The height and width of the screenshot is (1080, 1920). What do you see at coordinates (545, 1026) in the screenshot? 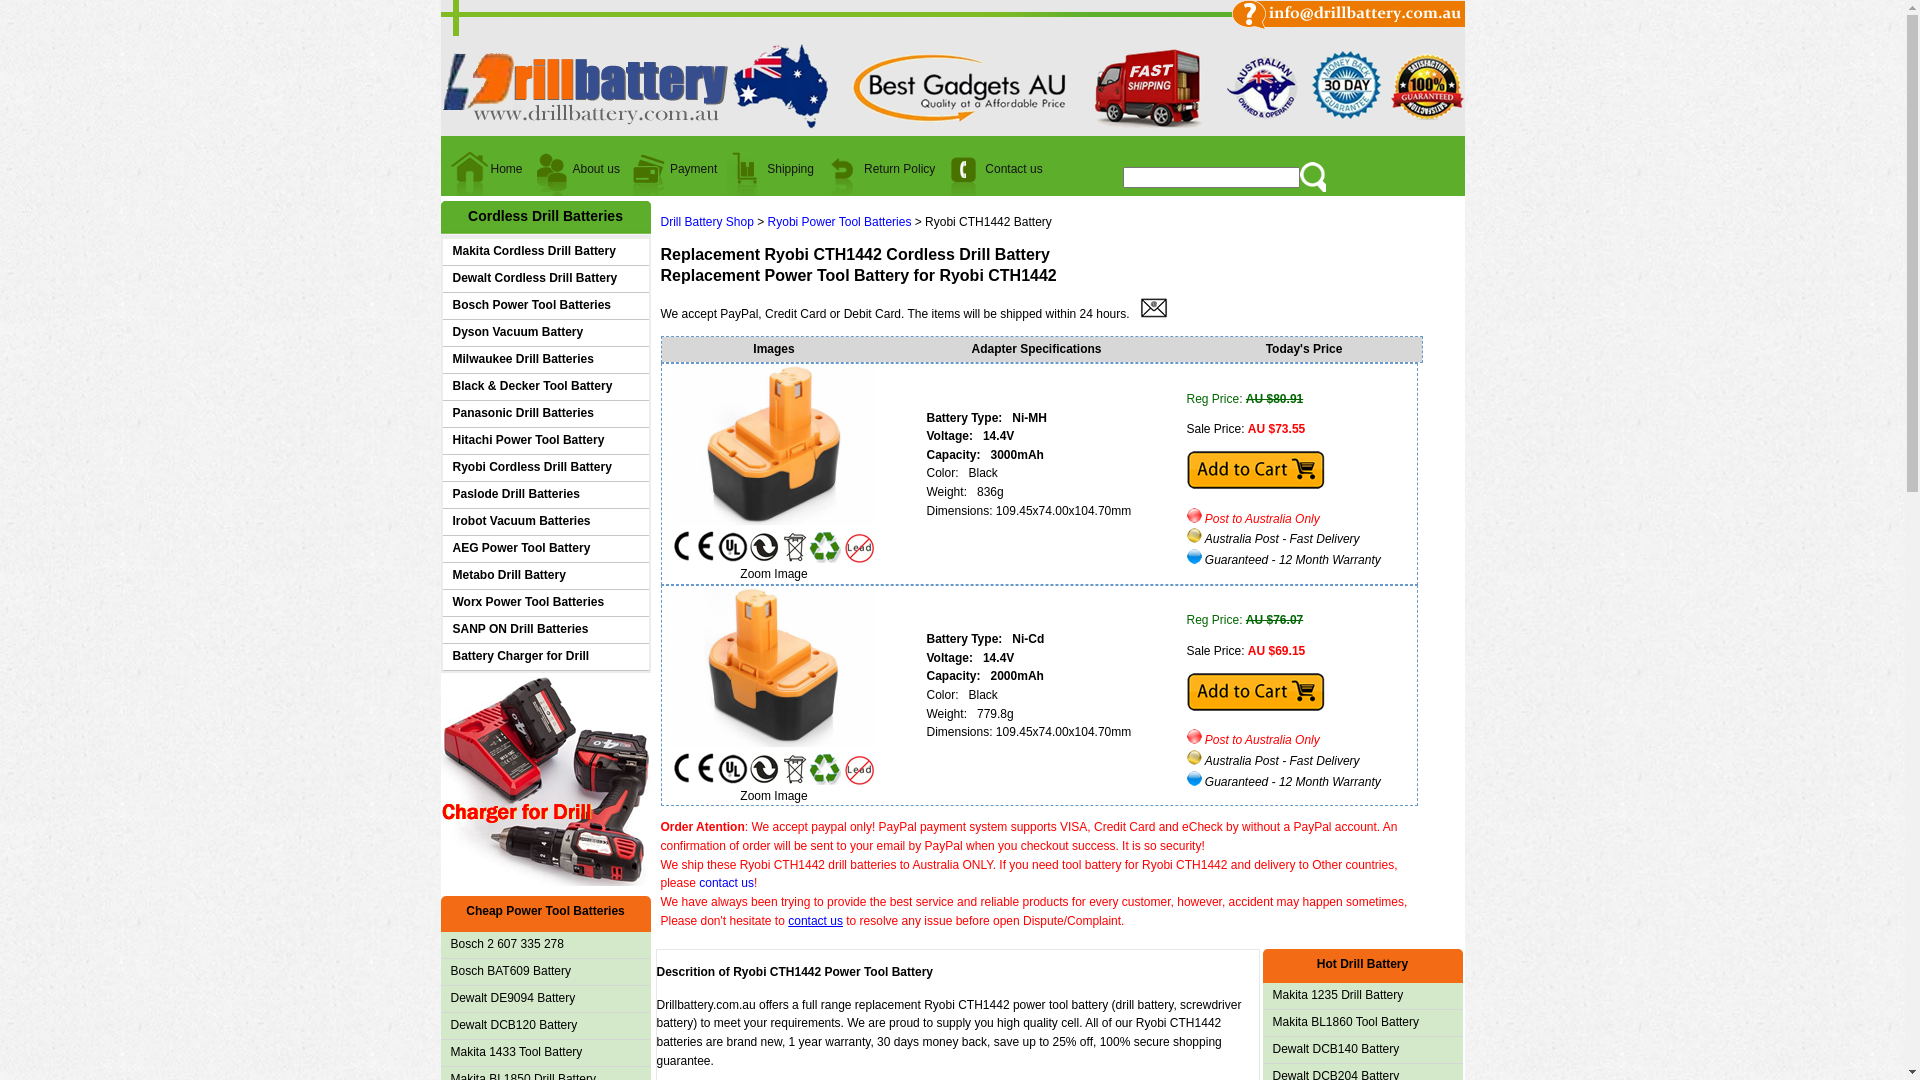
I see `'Dewalt DCB120 Battery'` at bounding box center [545, 1026].